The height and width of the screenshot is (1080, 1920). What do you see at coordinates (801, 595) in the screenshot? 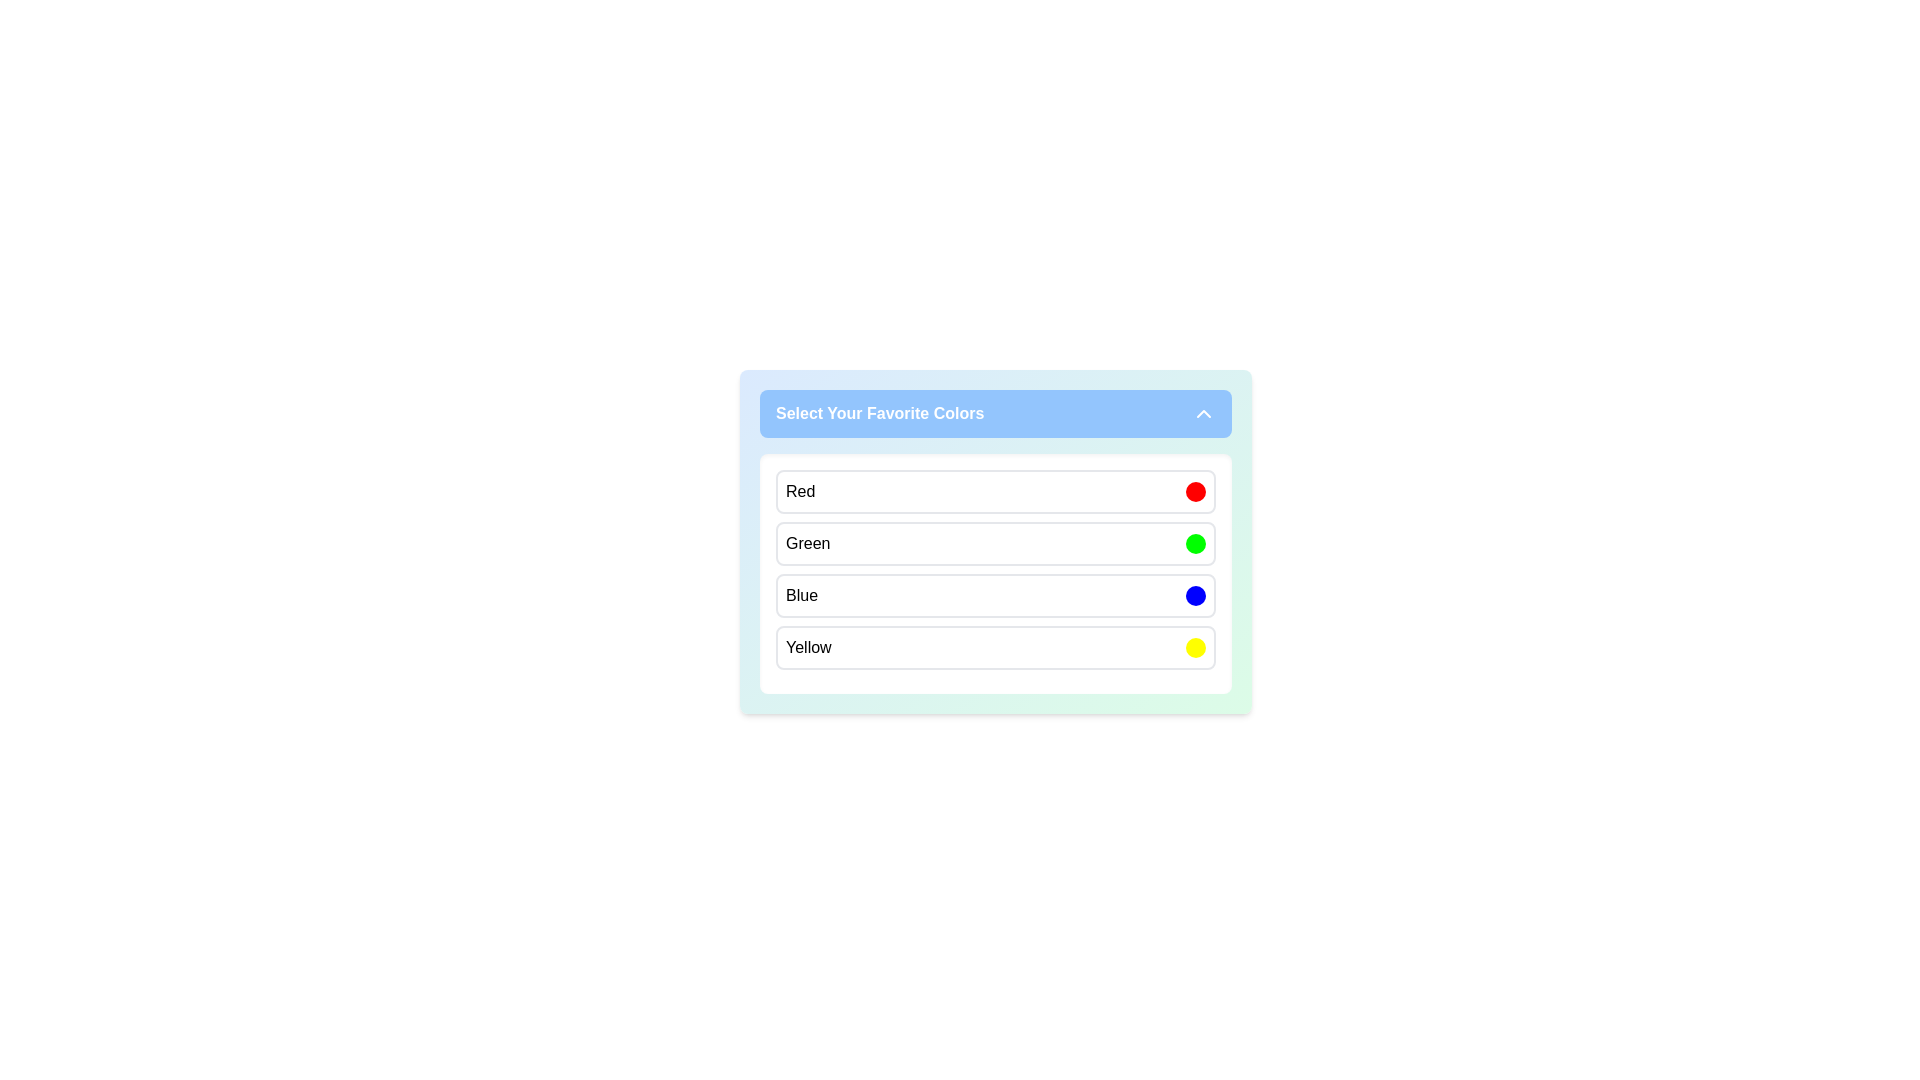
I see `the left-aligned text label for the 'Blue' color option, which is the third item in the vertical list of selectable color options` at bounding box center [801, 595].